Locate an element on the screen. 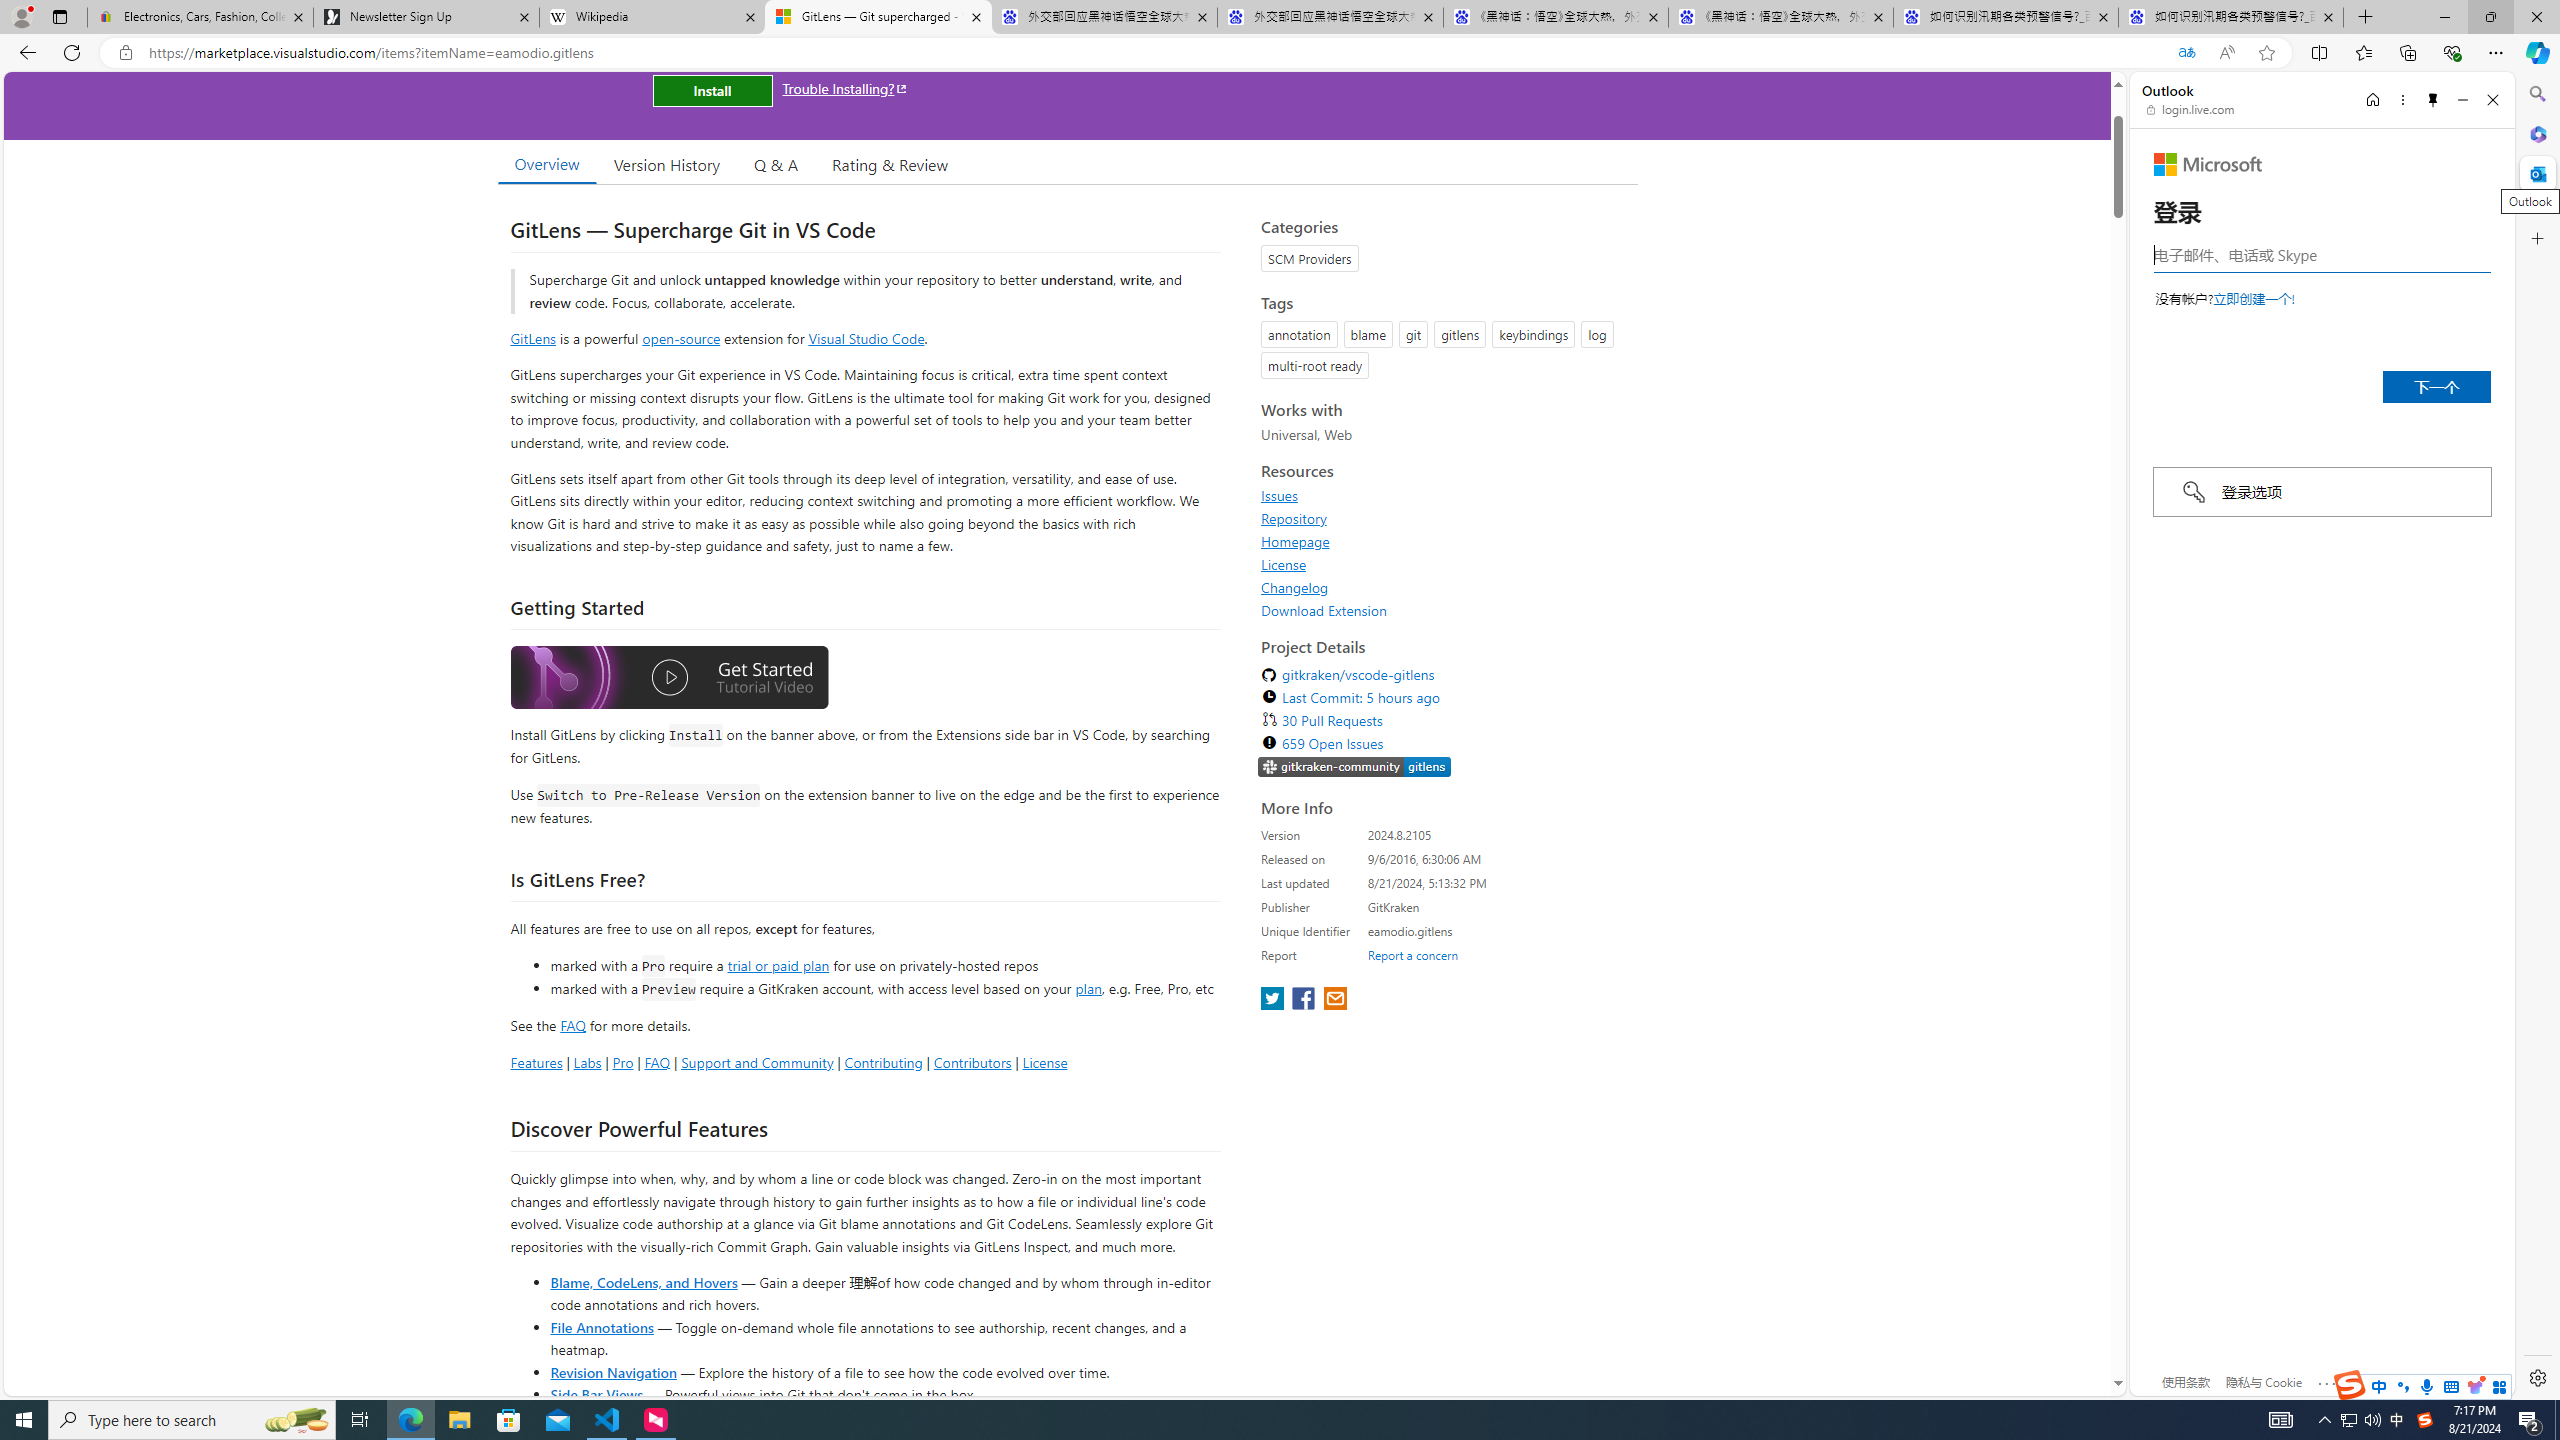 The image size is (2560, 1440). 'login.live.com' is located at coordinates (2190, 108).